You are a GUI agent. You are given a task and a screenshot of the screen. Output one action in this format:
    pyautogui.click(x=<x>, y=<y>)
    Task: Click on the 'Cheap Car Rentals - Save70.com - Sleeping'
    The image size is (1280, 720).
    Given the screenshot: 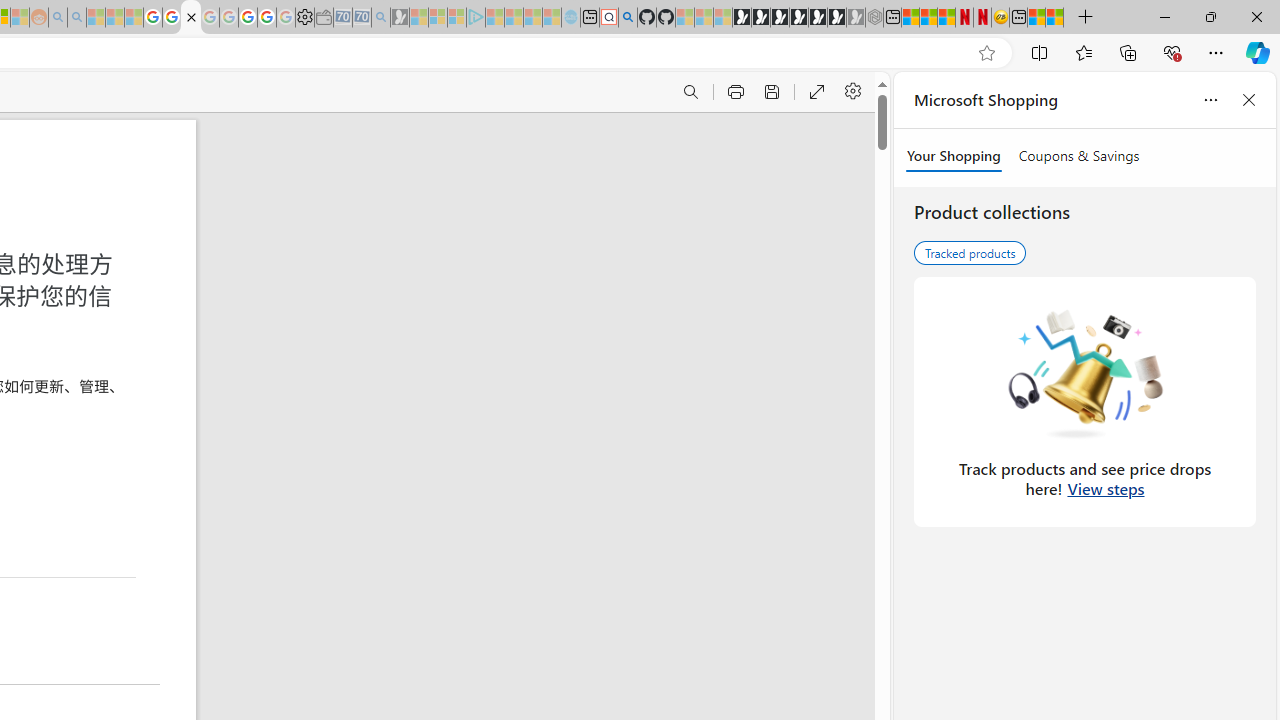 What is the action you would take?
    pyautogui.click(x=362, y=17)
    